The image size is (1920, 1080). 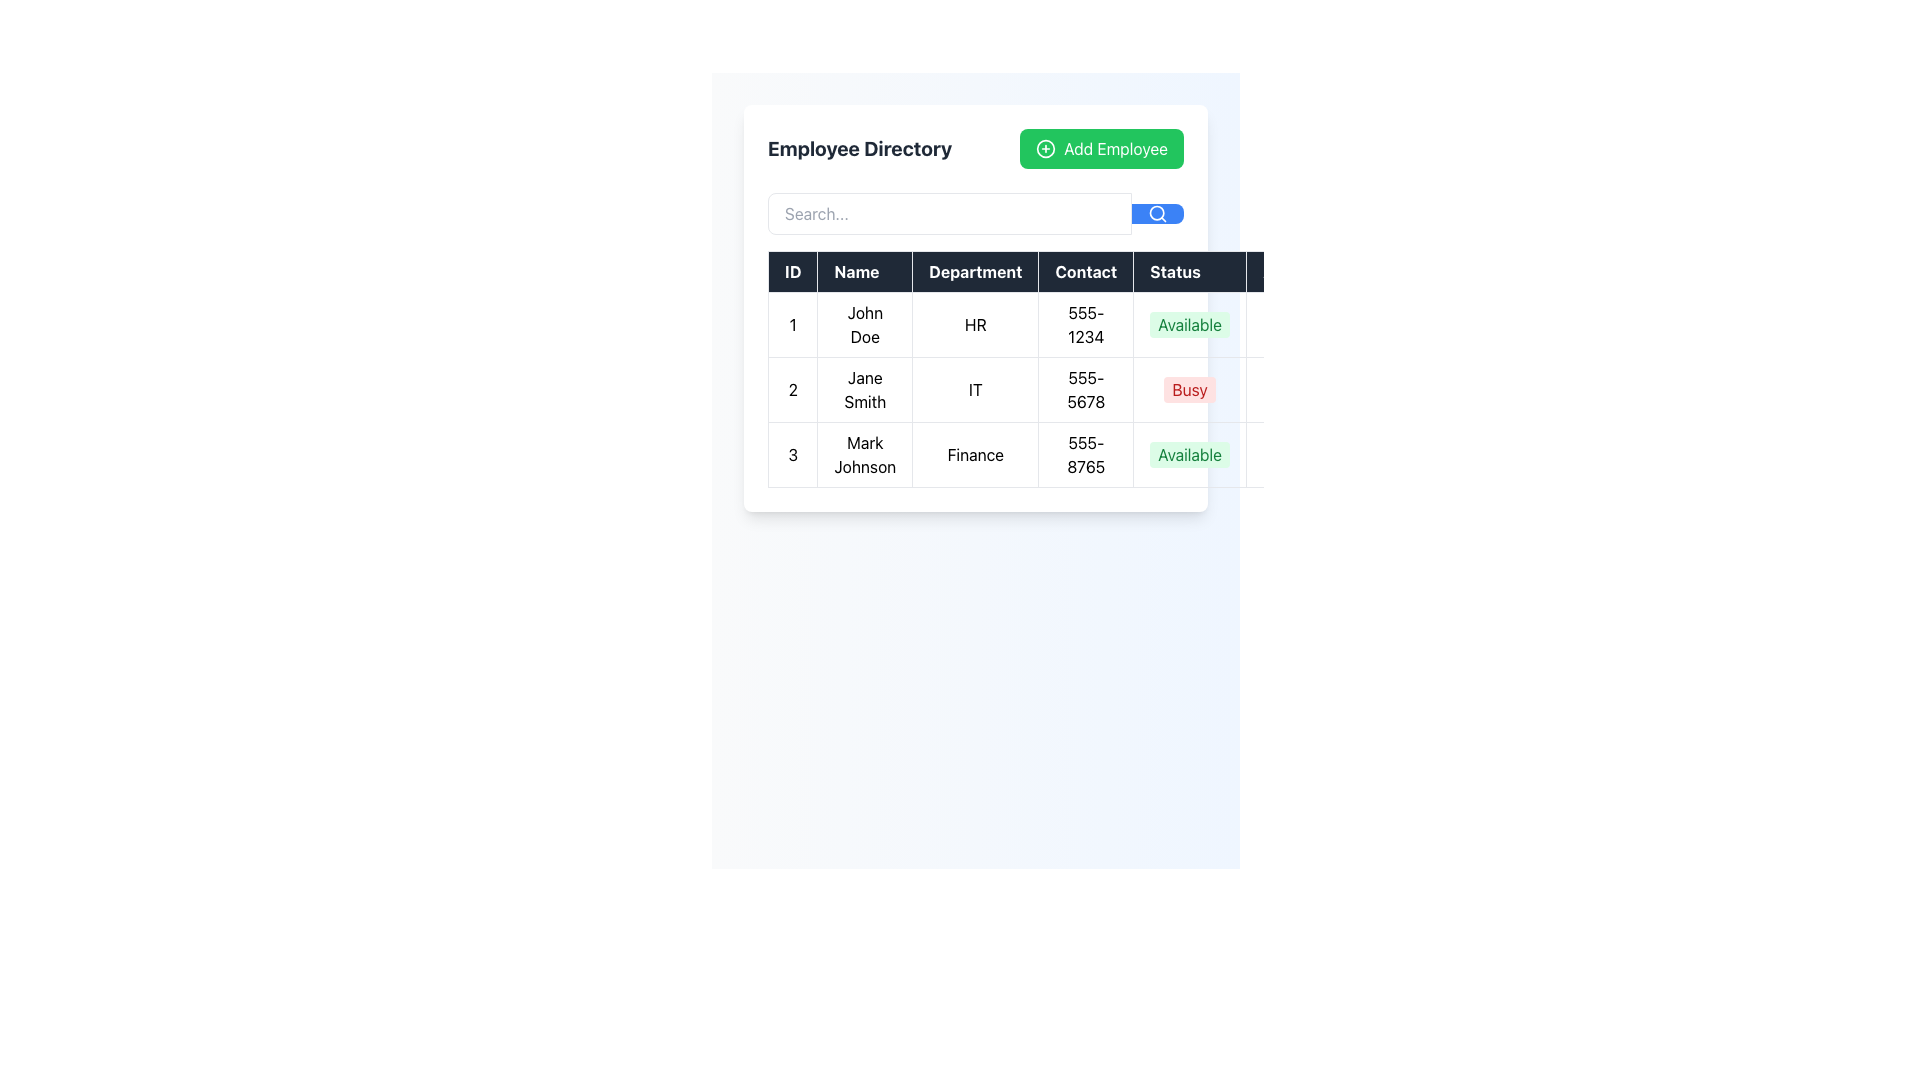 What do you see at coordinates (1084, 455) in the screenshot?
I see `the 'Contact' text cell displaying '555-8765' in the Employee Directory component to copy the text` at bounding box center [1084, 455].